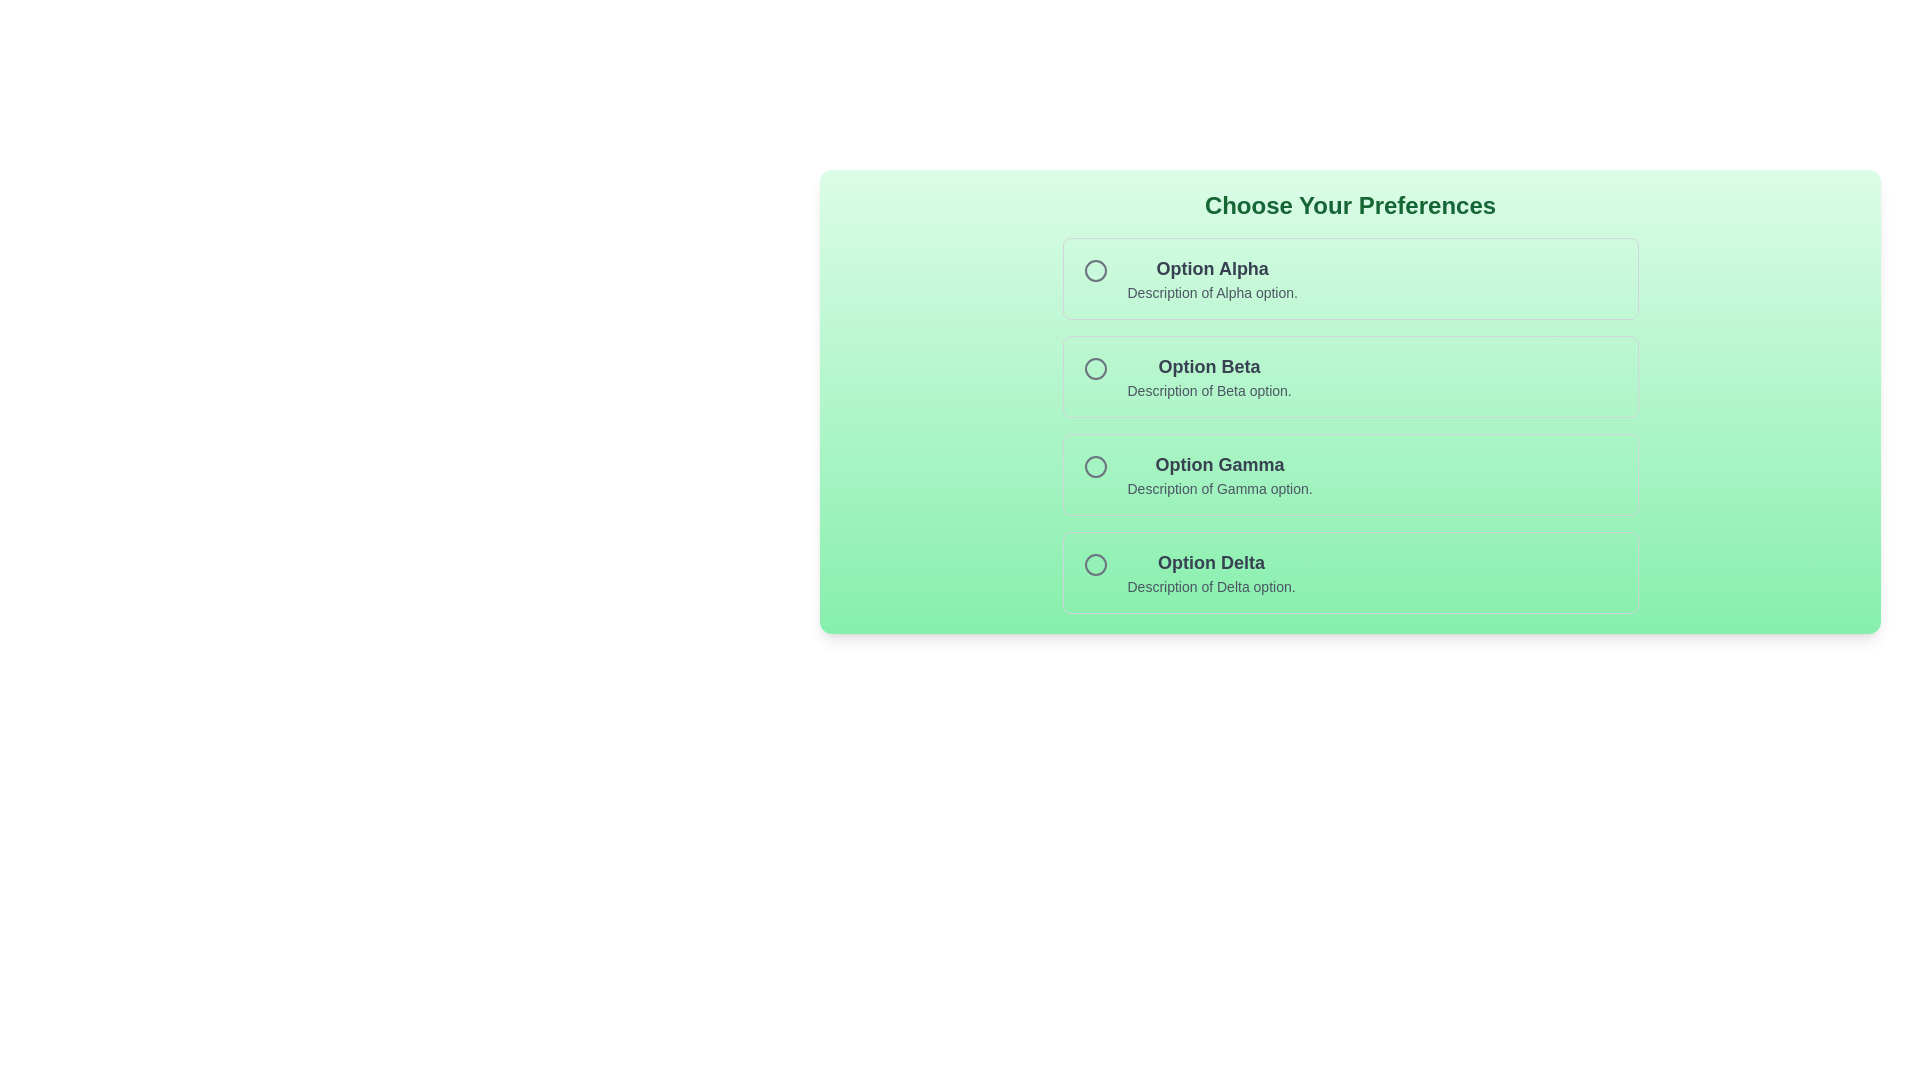 The width and height of the screenshot is (1920, 1080). What do you see at coordinates (1350, 278) in the screenshot?
I see `the first selectable list item in the configuration selection interface` at bounding box center [1350, 278].